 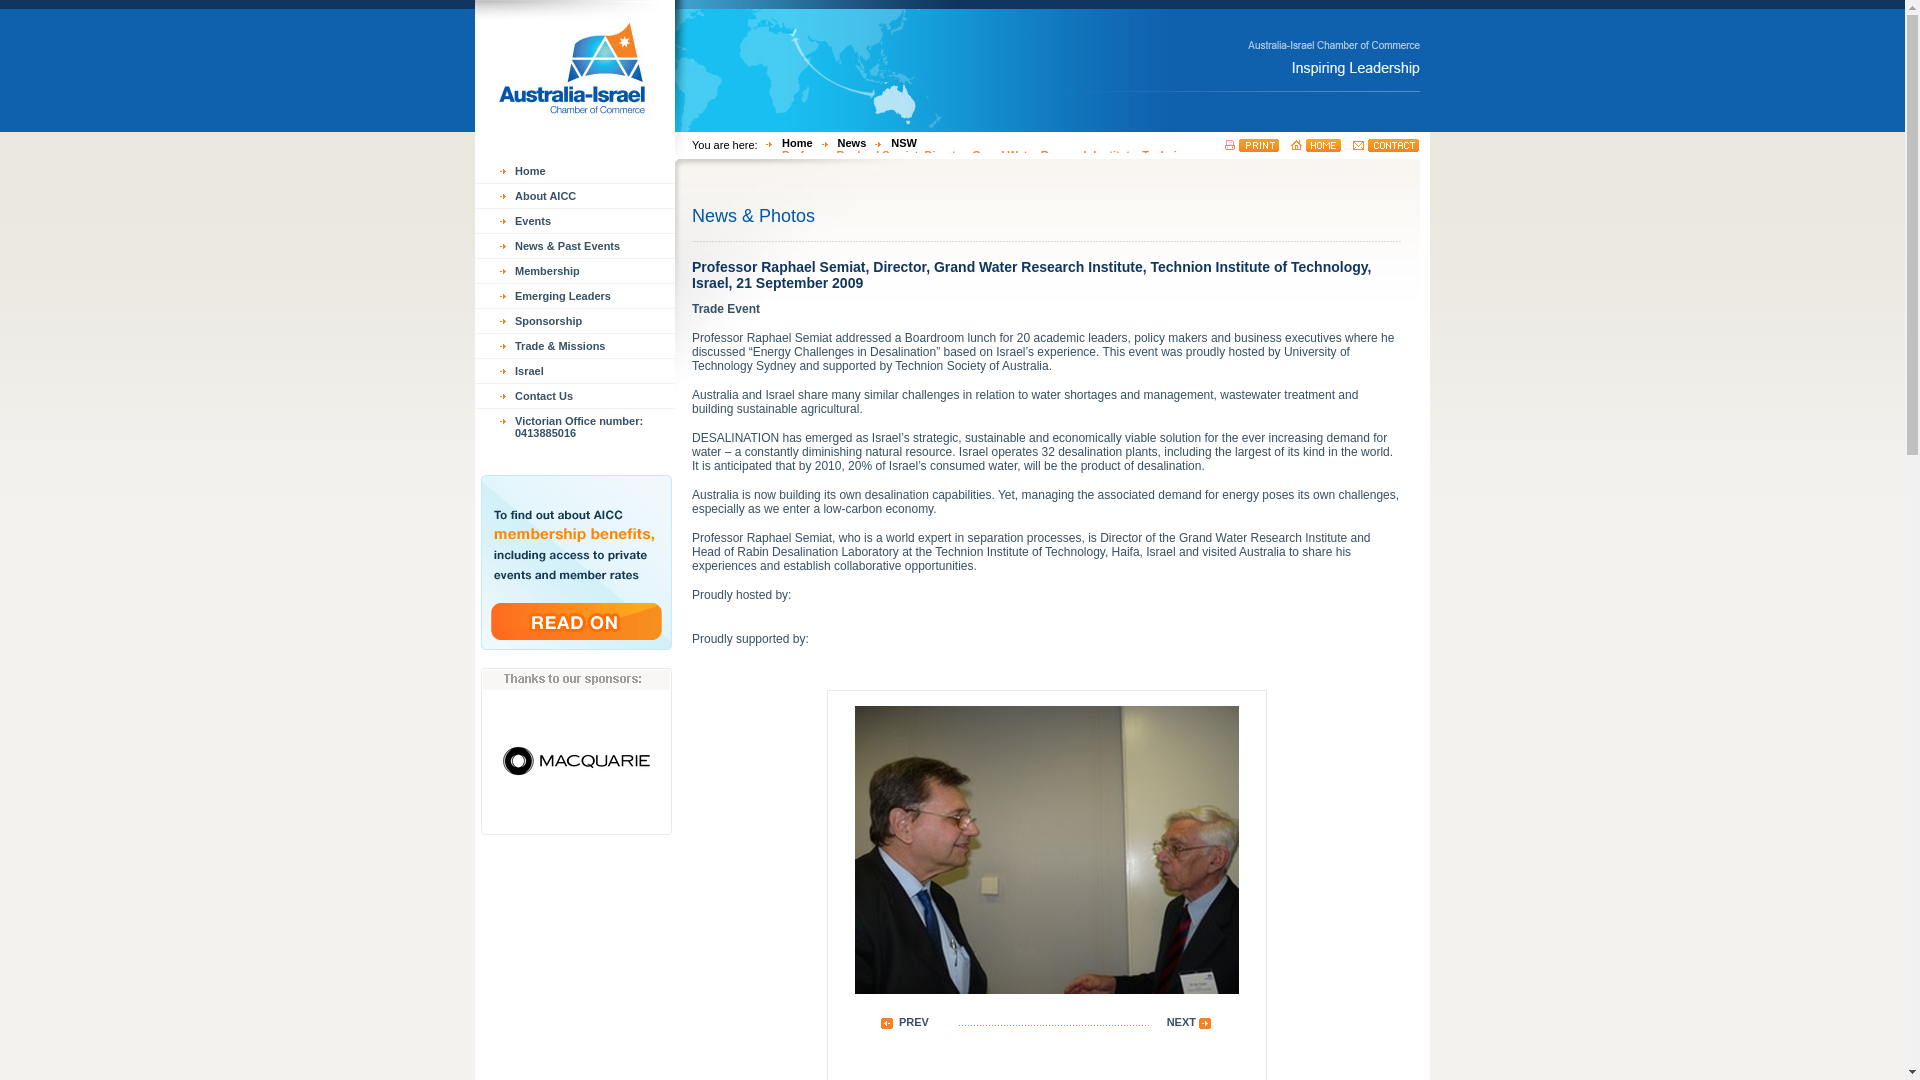 What do you see at coordinates (481, 756) in the screenshot?
I see `'Personal Banking Australia | Bank with Macquarie'` at bounding box center [481, 756].